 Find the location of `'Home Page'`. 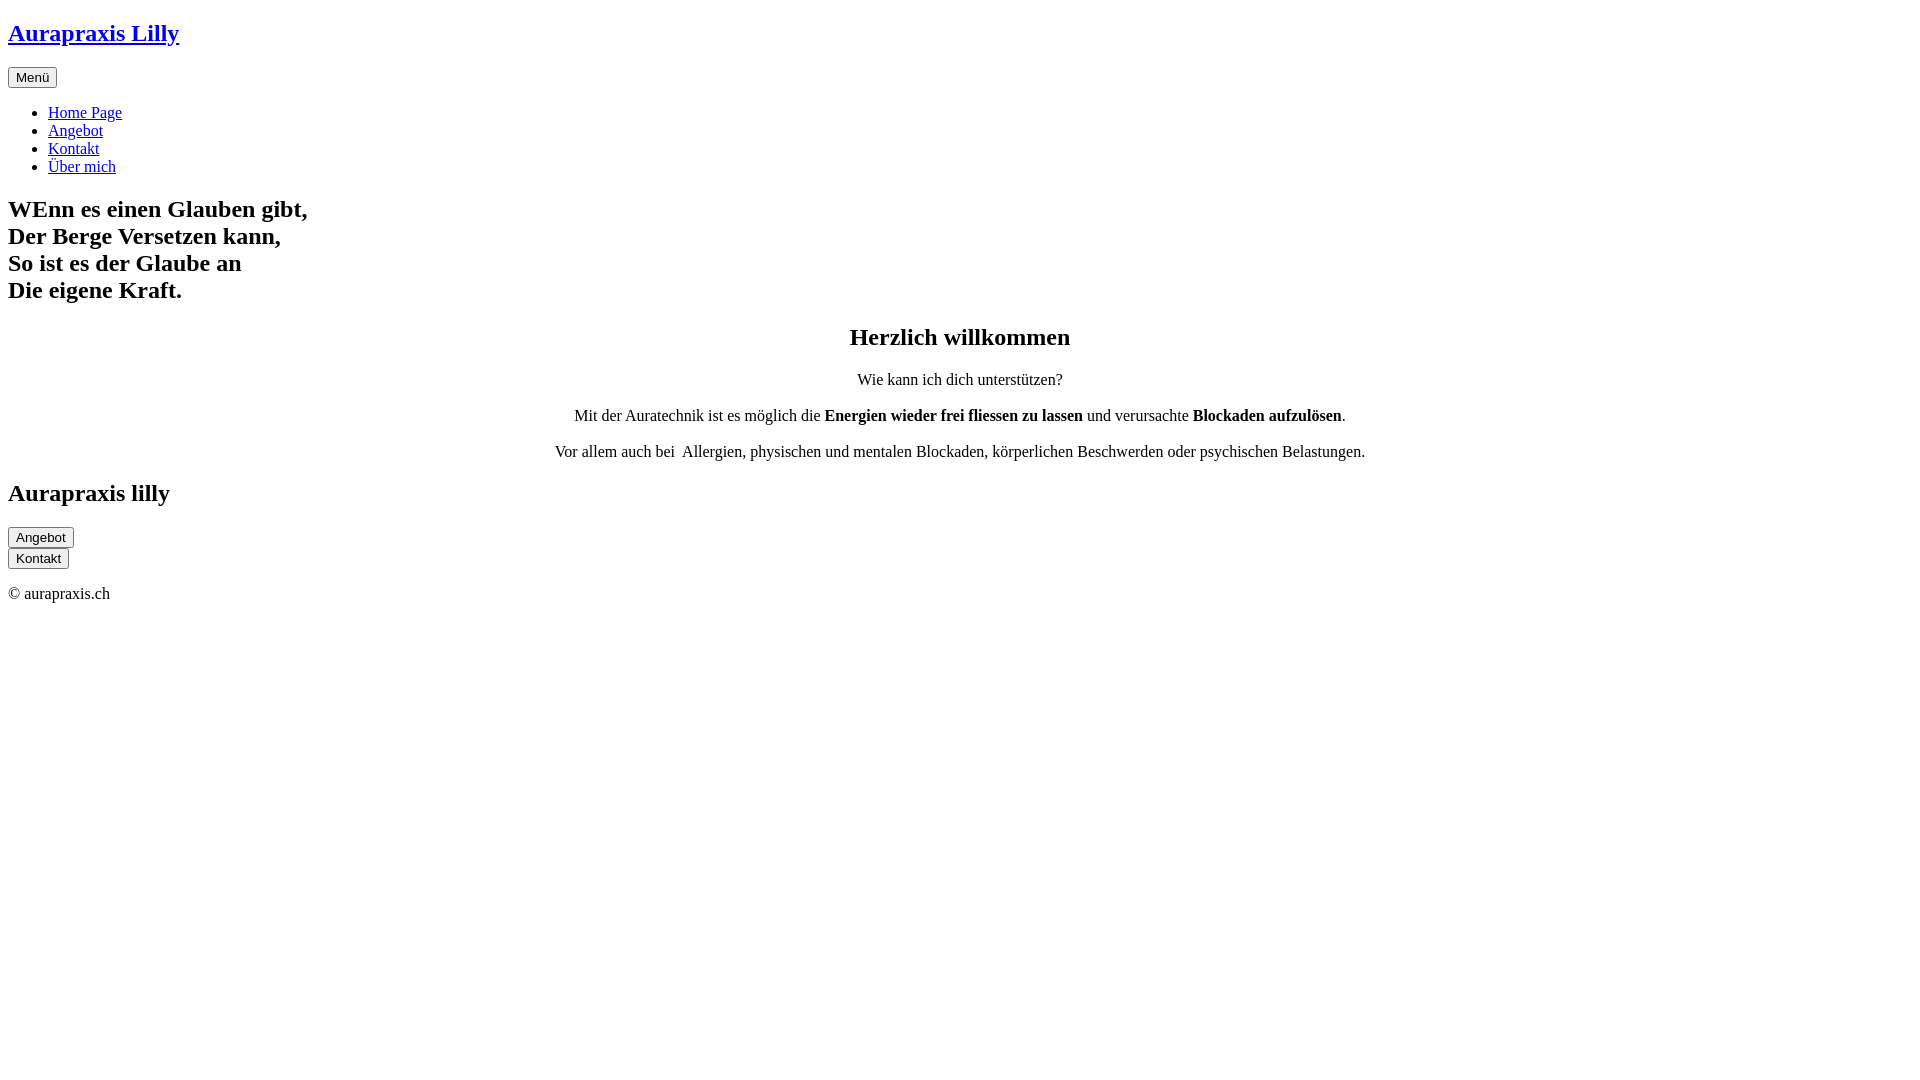

'Home Page' is located at coordinates (84, 112).